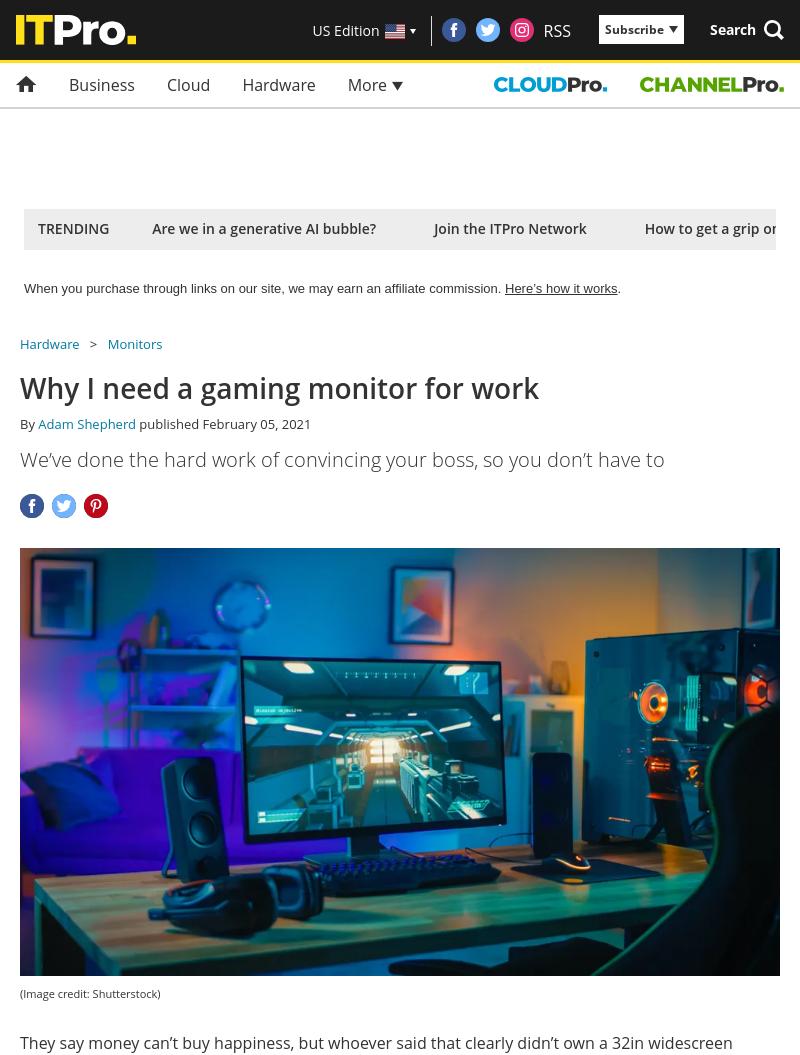  What do you see at coordinates (263, 227) in the screenshot?
I see `'Are we in a generative AI bubble?'` at bounding box center [263, 227].